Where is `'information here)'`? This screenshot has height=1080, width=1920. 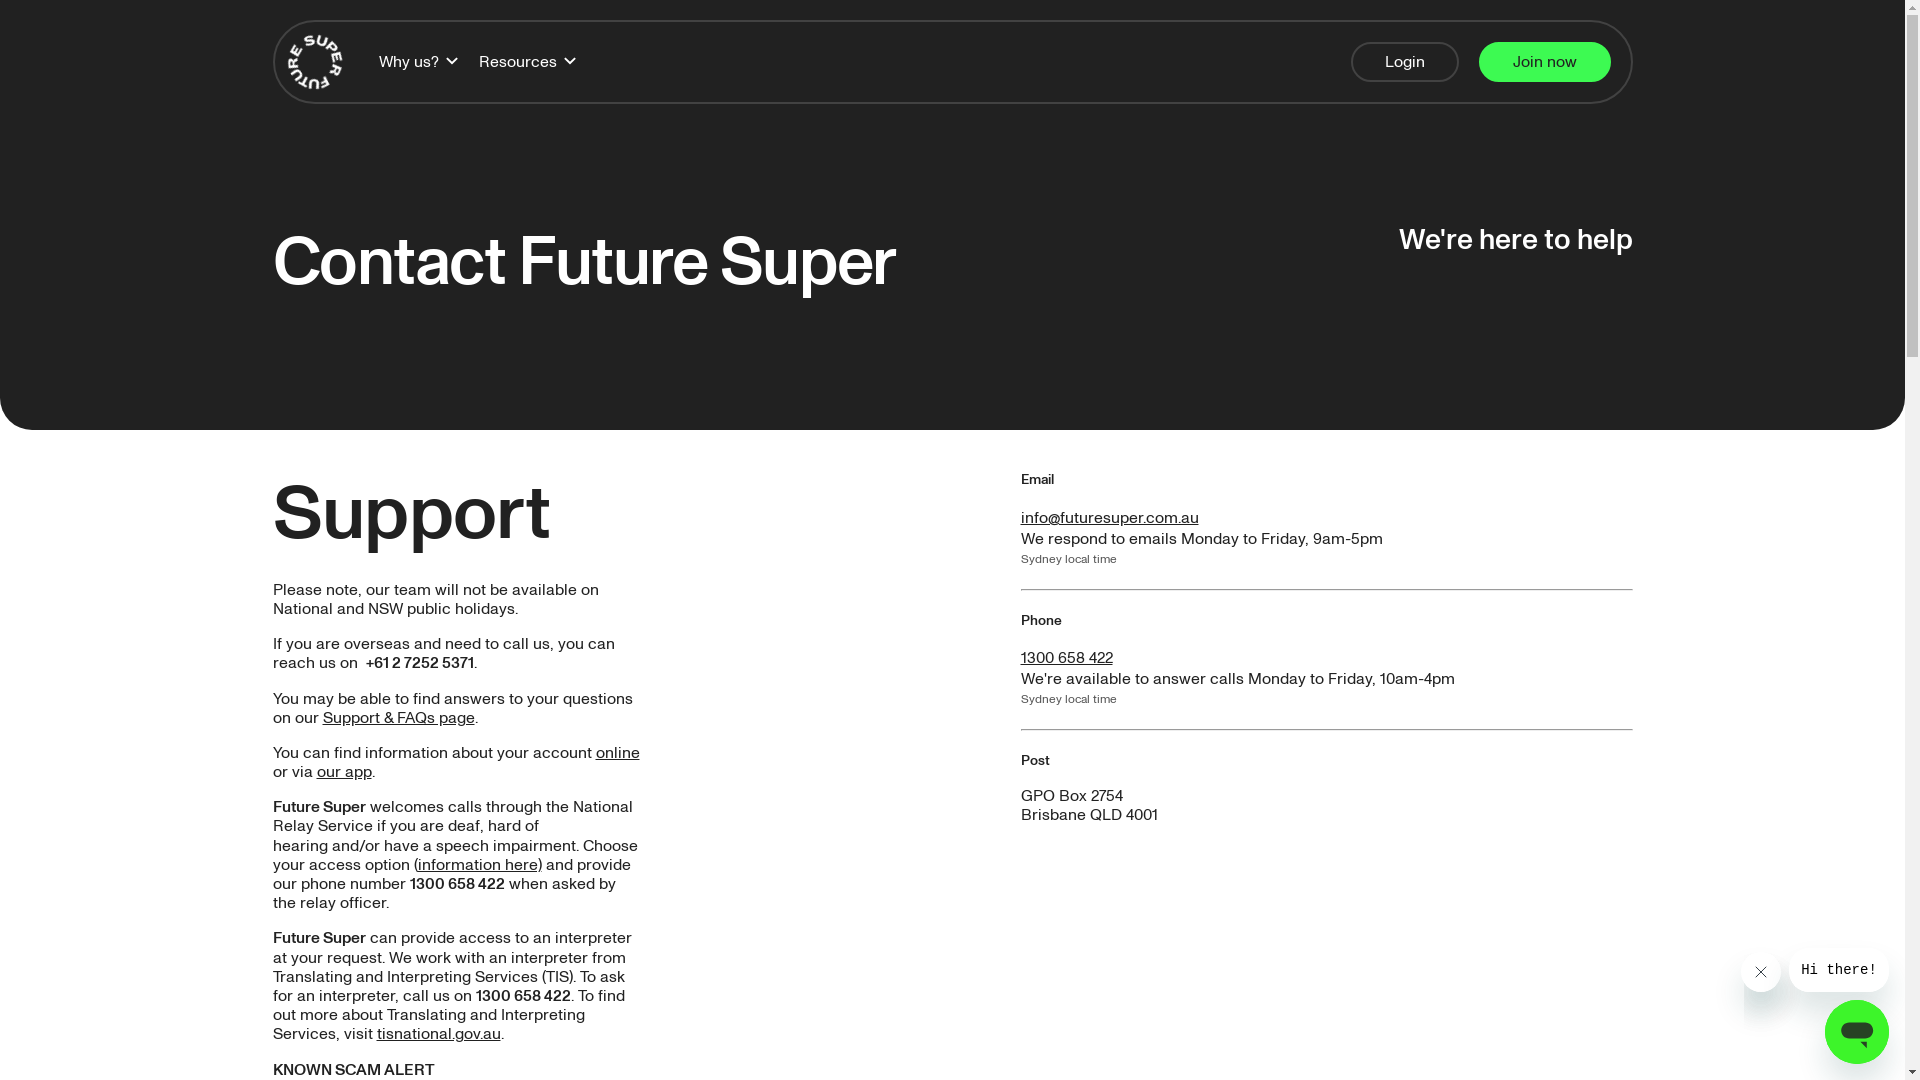
'information here)' is located at coordinates (480, 863).